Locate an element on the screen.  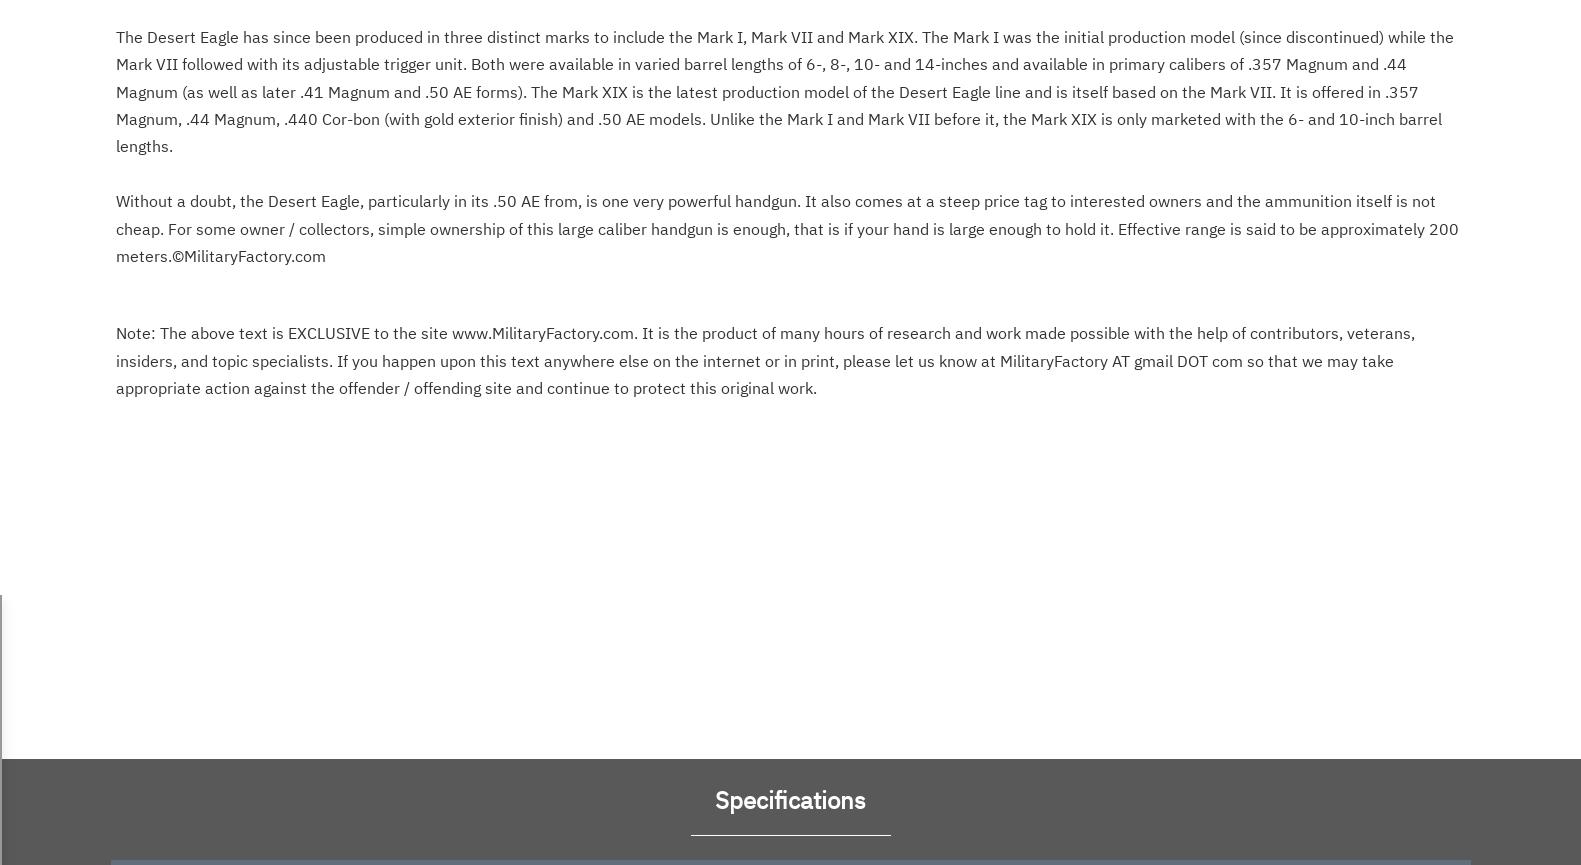
'The "Military Factory" name and MilitaryFactory.com logo are registered ® U.S. trademarks protected by all applicable domestic and international intellectual property laws. All written content, illustrations, and photography are unique to this website (unless where indicated) and not for reuse/reproduction in any form. Material presented throughout this website is for historical and entertainment value only and should not to be construed as usable for hardware restoration, maintenance, or general operation. We do not sell any of the items showcased on this site. Please direct all other inquiries to militaryfactory AT gmail.com. No A.I. was used in the generation of this content; site is 100% curated by humans.' is located at coordinates (787, 73).